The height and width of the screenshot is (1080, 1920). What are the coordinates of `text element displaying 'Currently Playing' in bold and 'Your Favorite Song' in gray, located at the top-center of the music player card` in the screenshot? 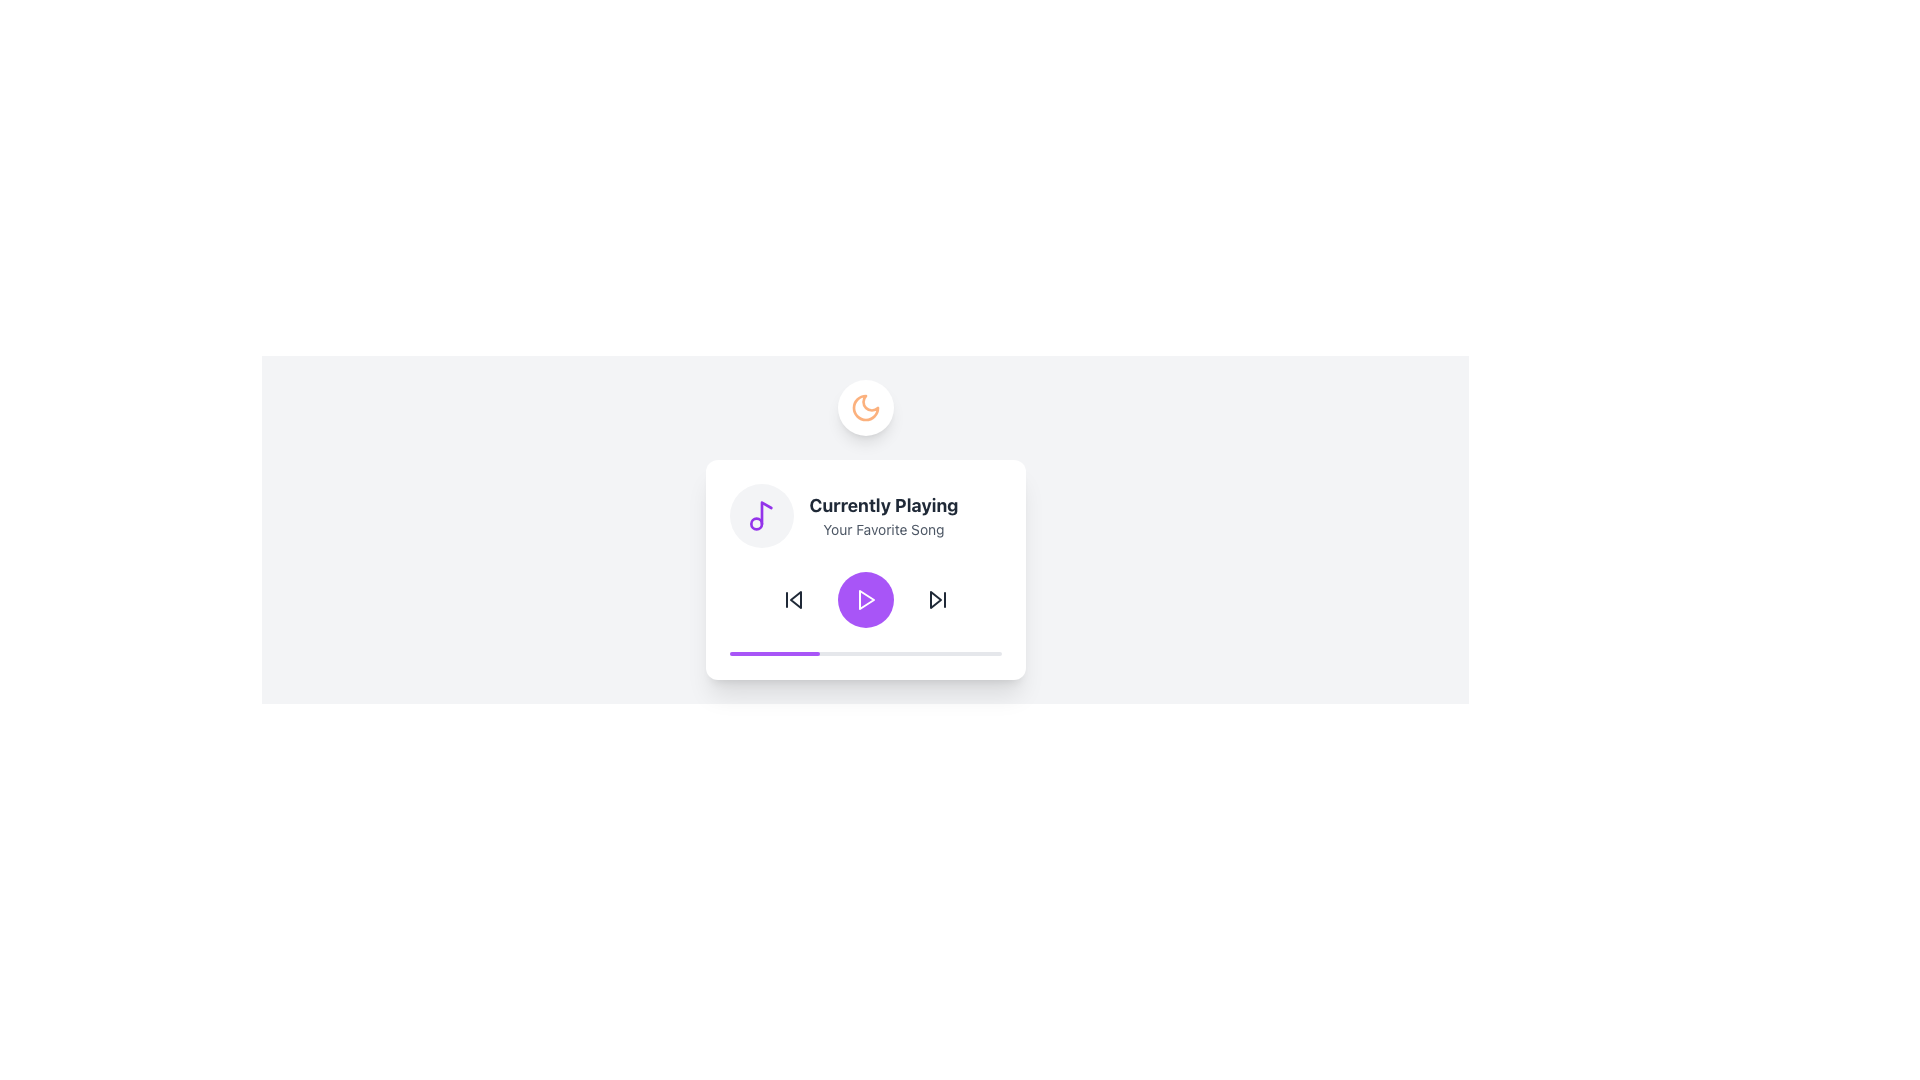 It's located at (882, 515).